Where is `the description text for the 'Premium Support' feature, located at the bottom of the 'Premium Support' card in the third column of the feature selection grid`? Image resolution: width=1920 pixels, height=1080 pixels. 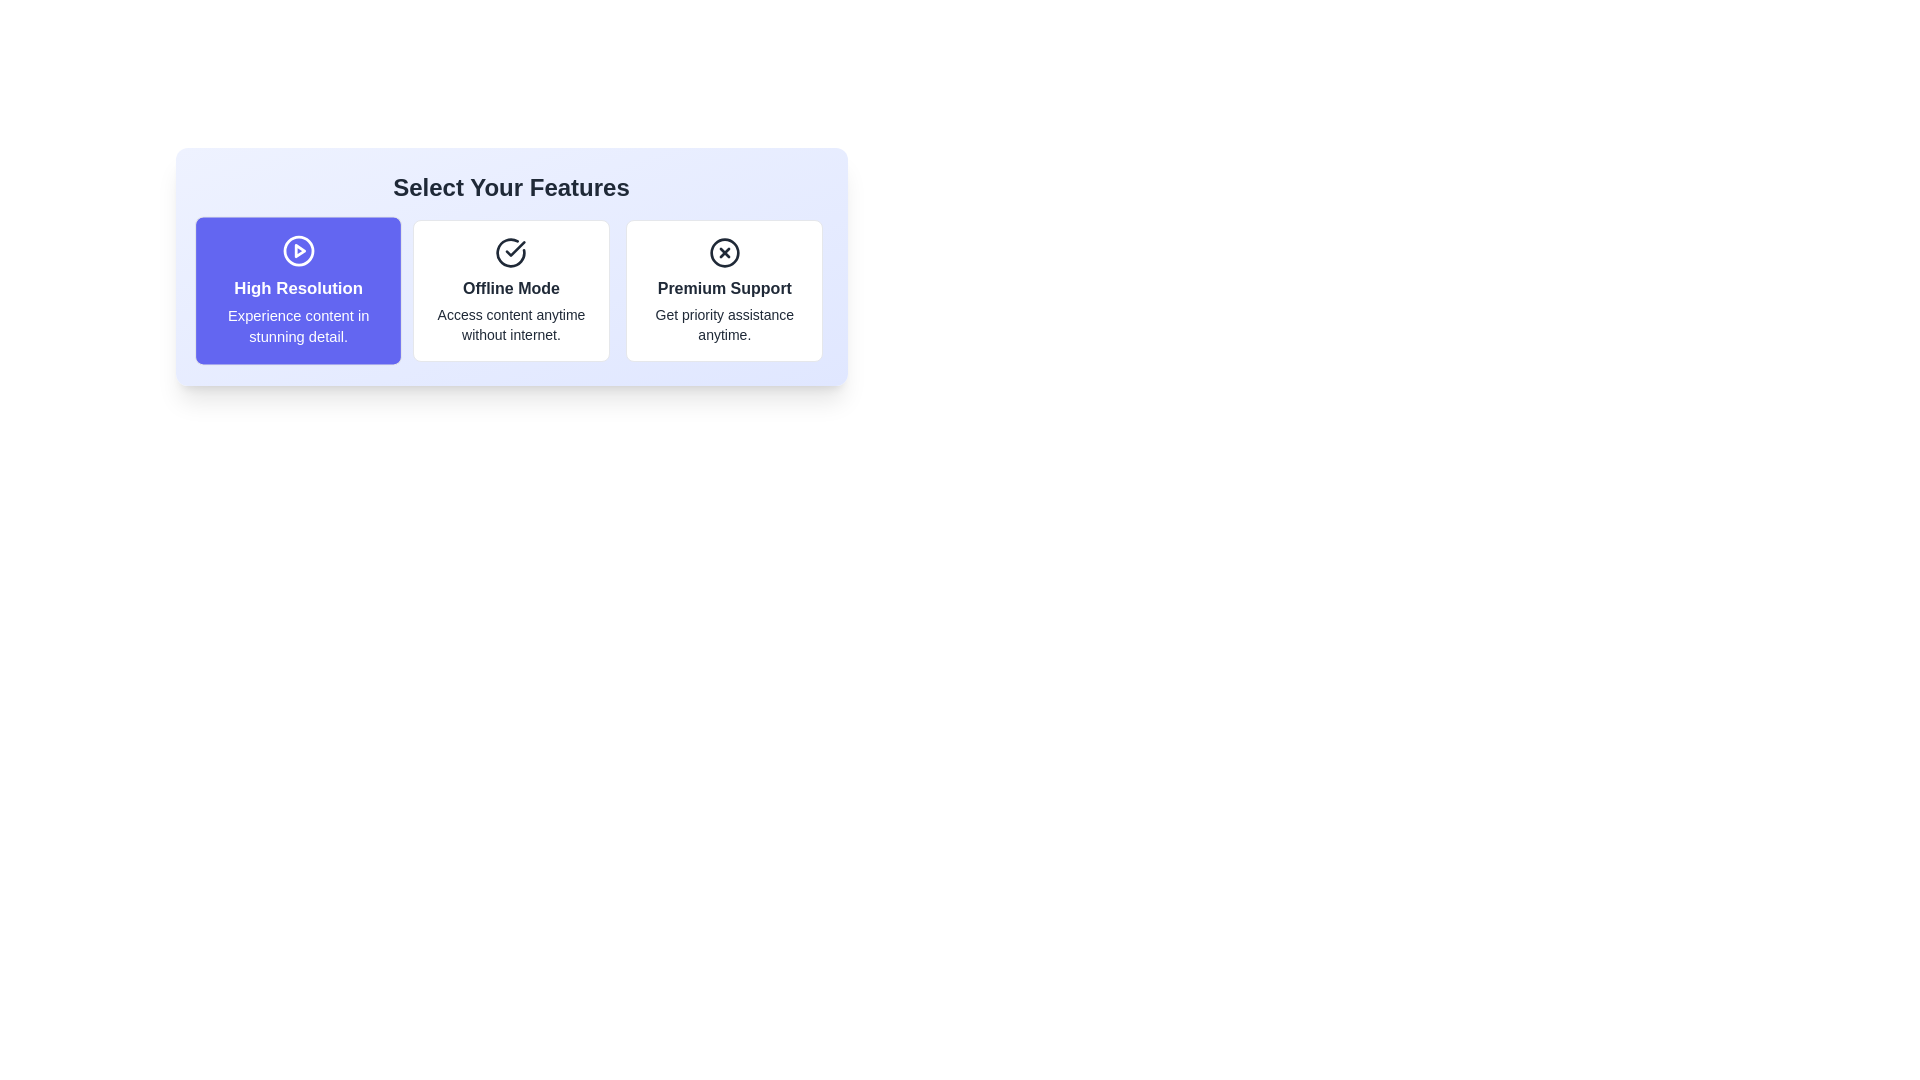 the description text for the 'Premium Support' feature, located at the bottom of the 'Premium Support' card in the third column of the feature selection grid is located at coordinates (723, 323).